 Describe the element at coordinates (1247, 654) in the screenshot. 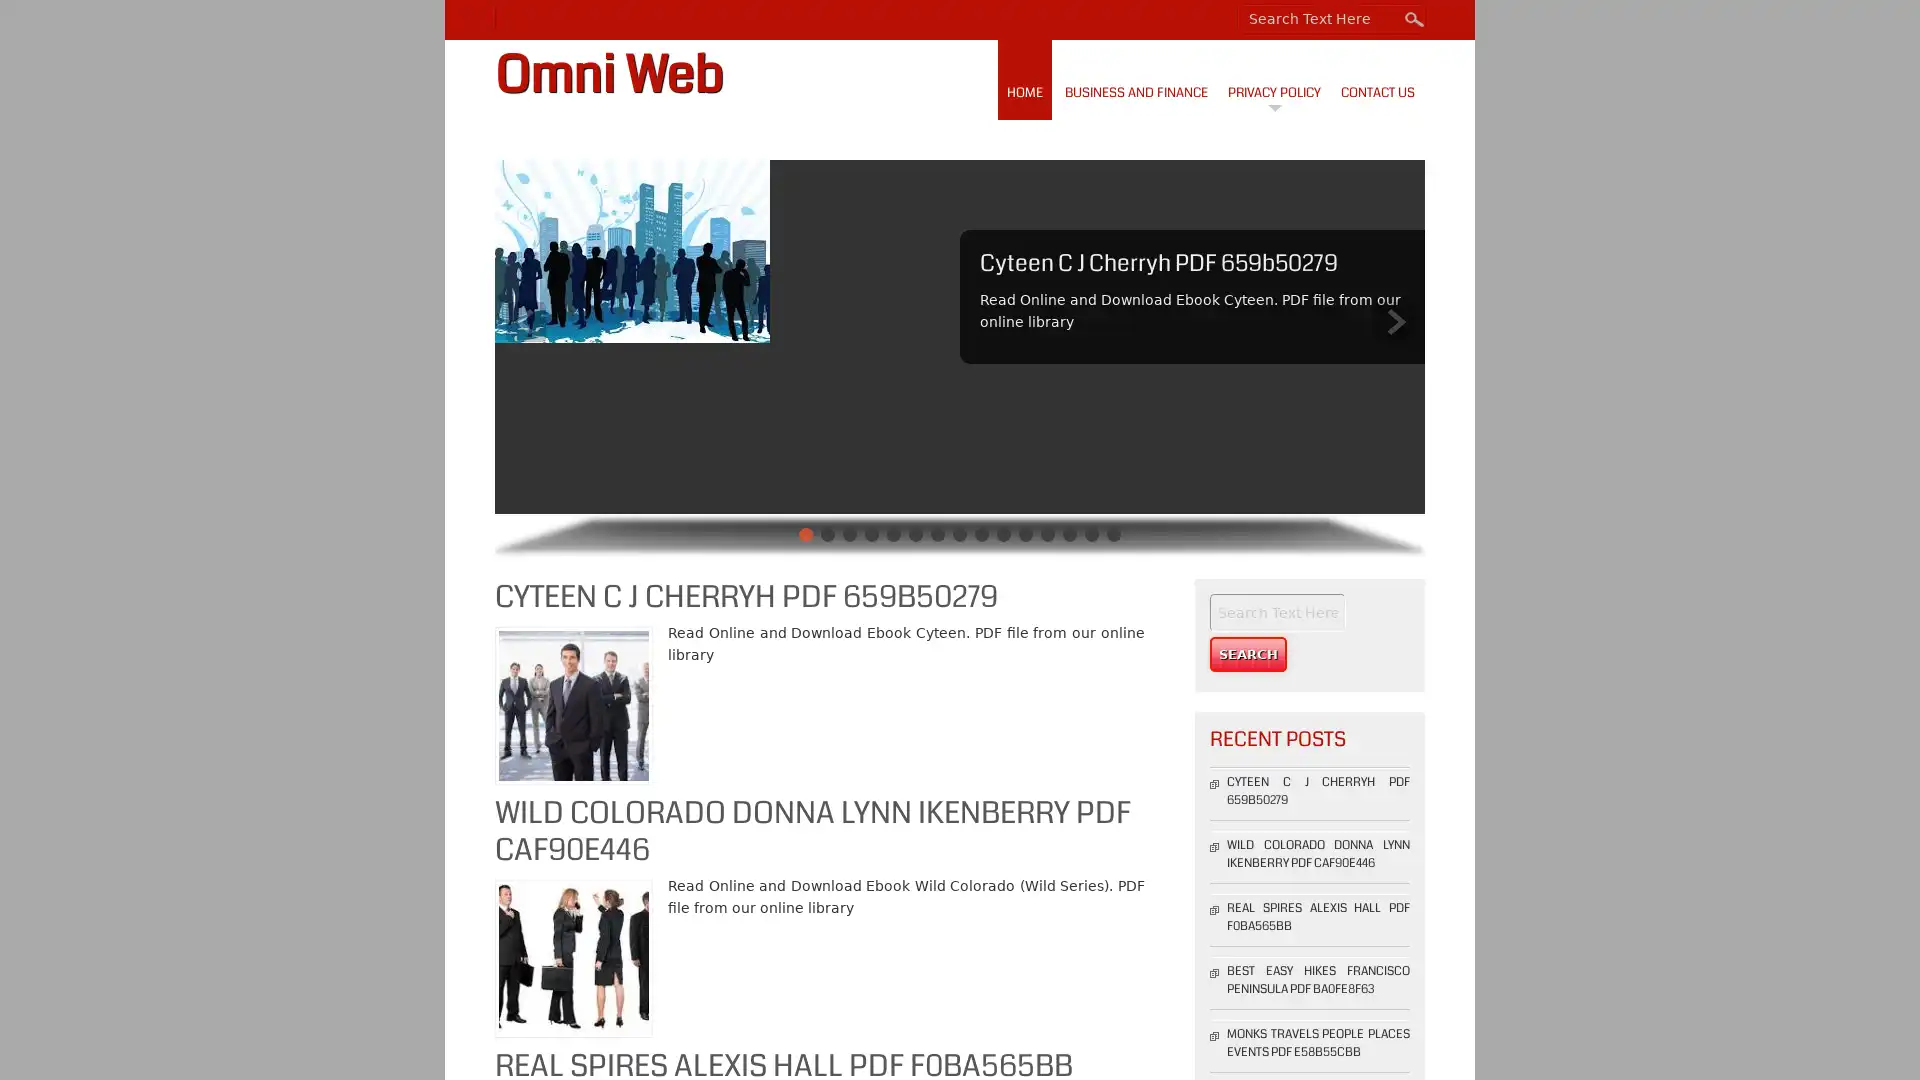

I see `Search` at that location.